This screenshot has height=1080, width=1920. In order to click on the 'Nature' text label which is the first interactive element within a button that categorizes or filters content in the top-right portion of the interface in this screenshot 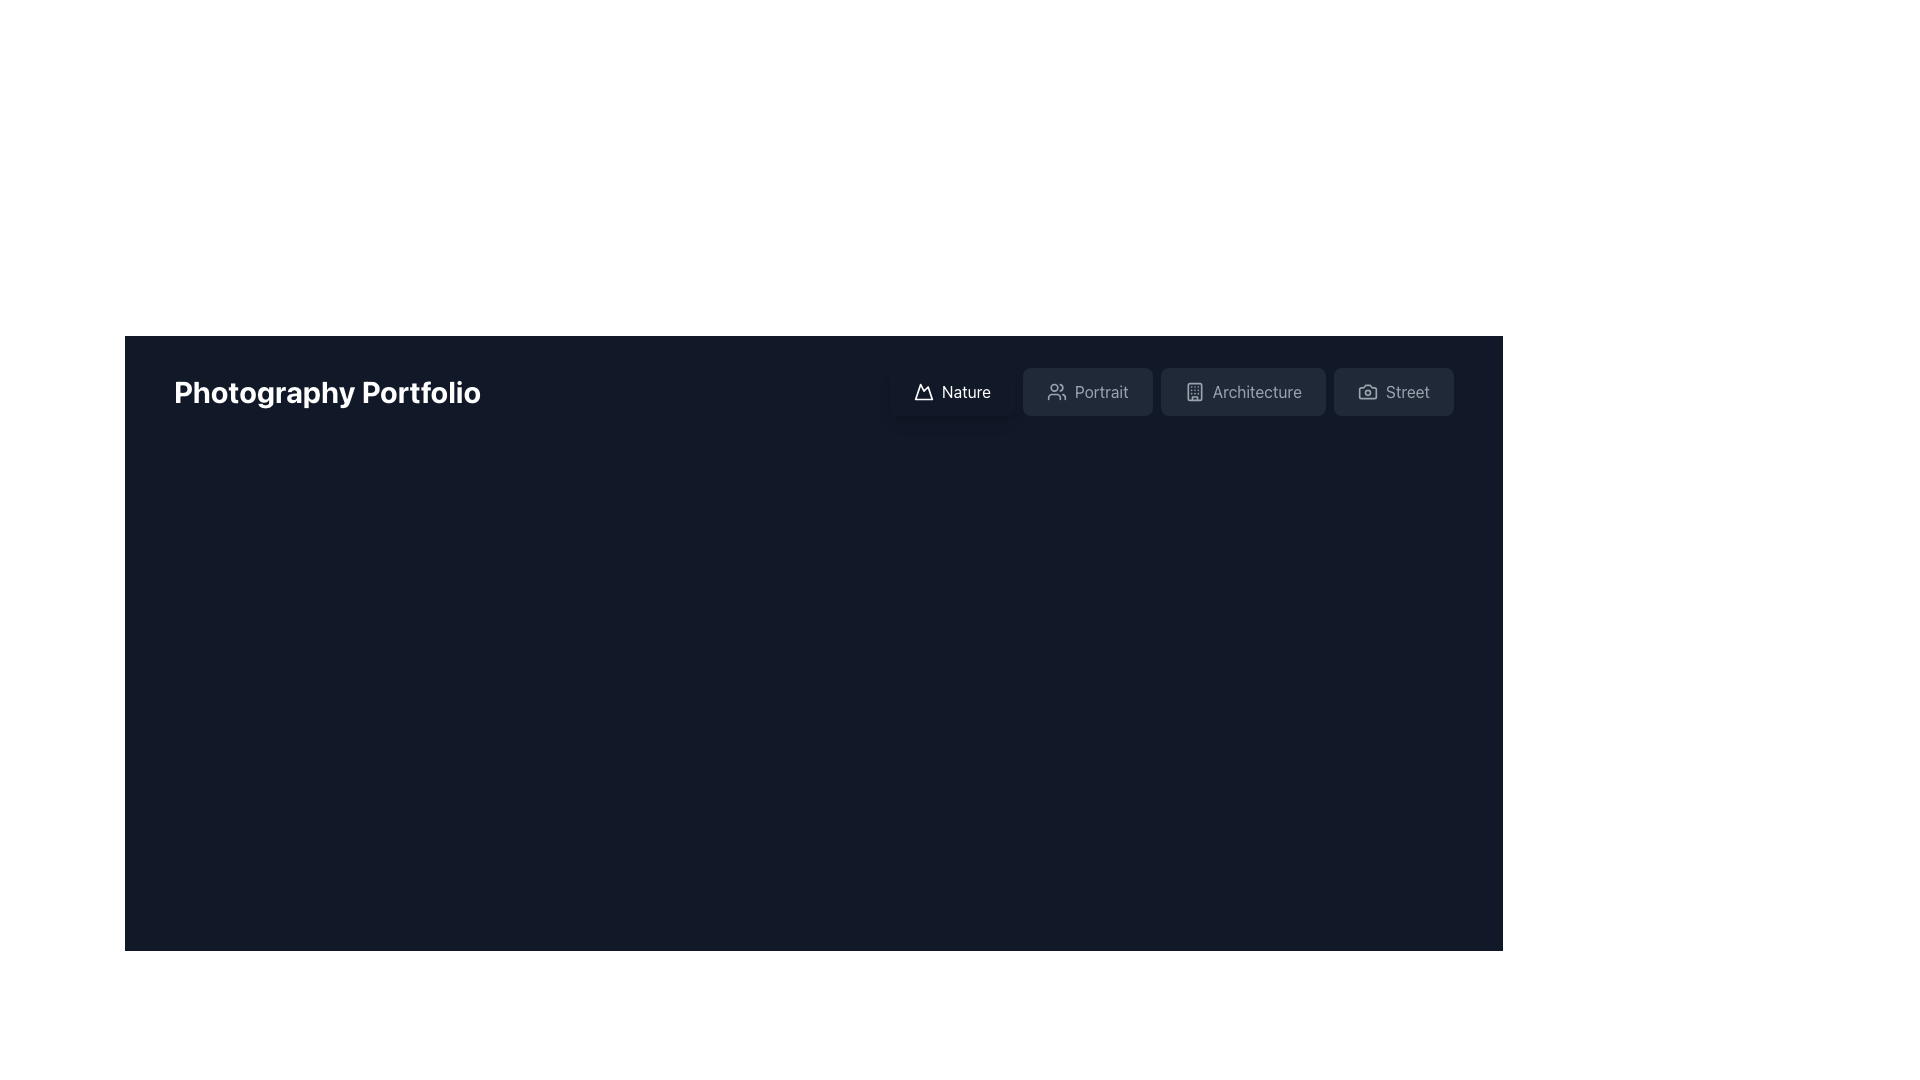, I will do `click(966, 392)`.